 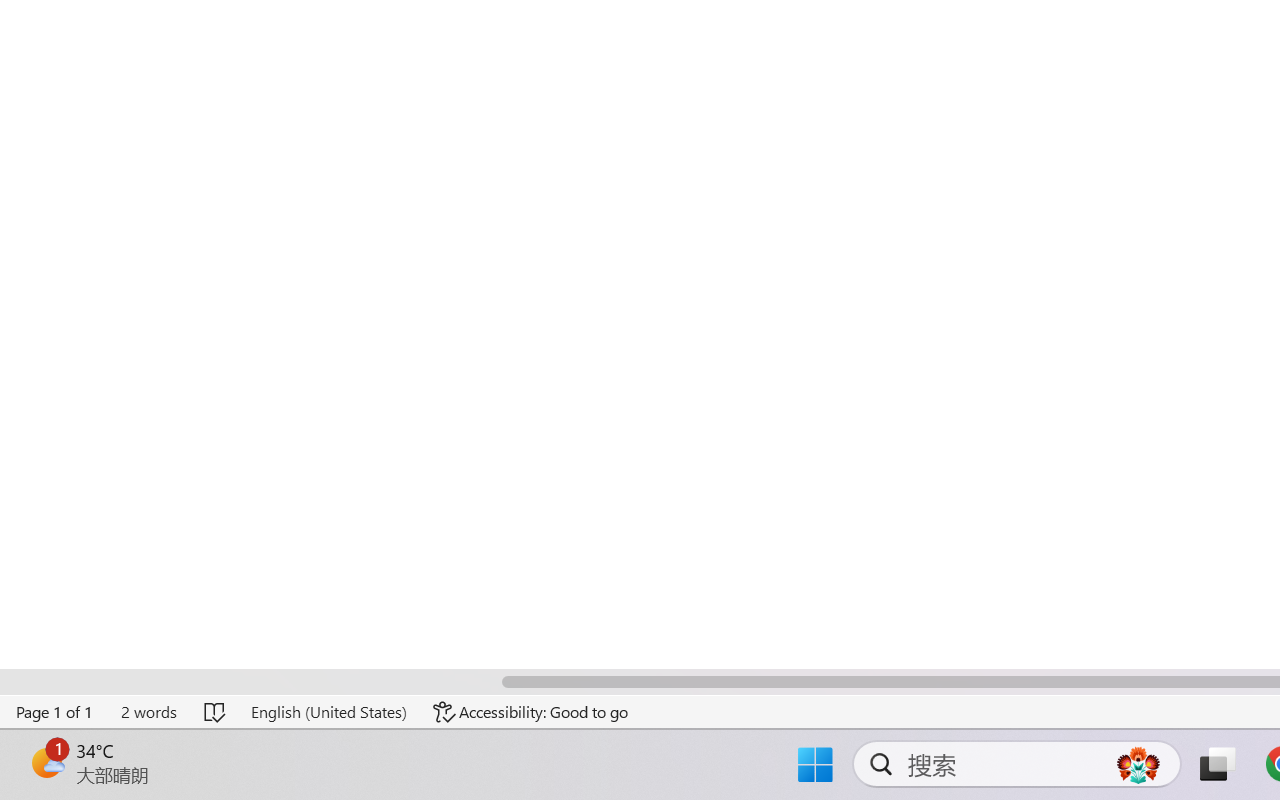 I want to click on 'Language English (United States)', so click(x=328, y=711).